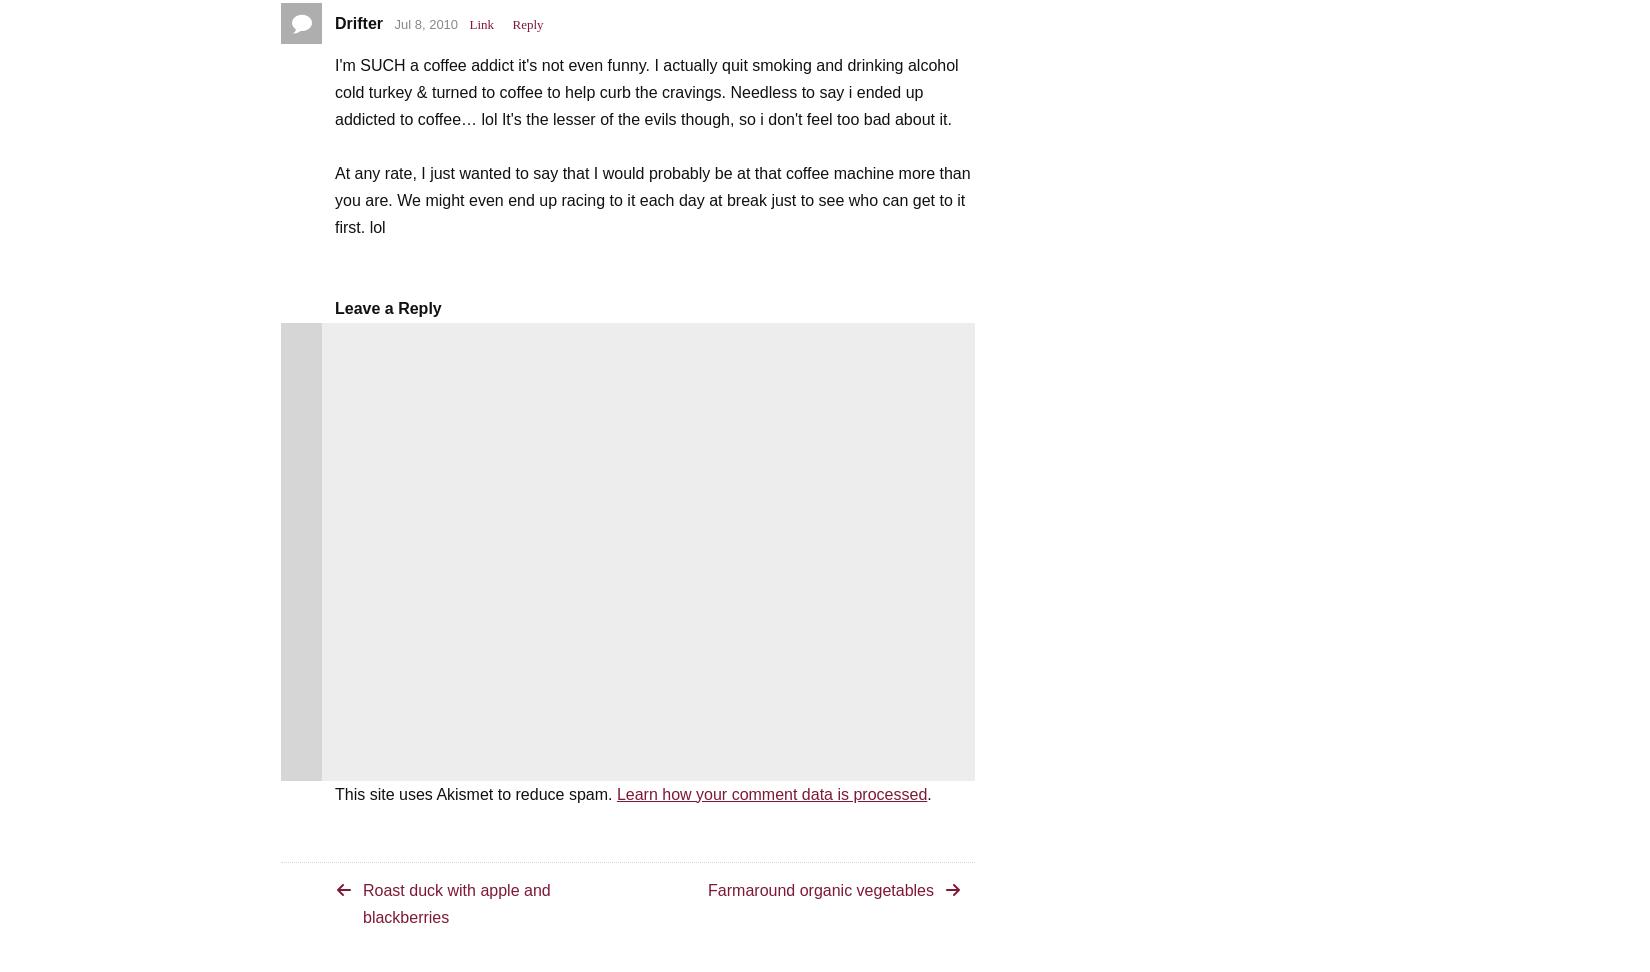 Image resolution: width=1650 pixels, height=972 pixels. What do you see at coordinates (334, 90) in the screenshot?
I see `'I'm SUCH a coffee addict it's not even funny. I actually quit smoking and drinking alcohol cold turkey & turned to coffee to help curb the cravings. Needless to say i ended up addicted to coffee… lol It's the lesser of the evils though, so i don't feel too bad about it.'` at bounding box center [334, 90].